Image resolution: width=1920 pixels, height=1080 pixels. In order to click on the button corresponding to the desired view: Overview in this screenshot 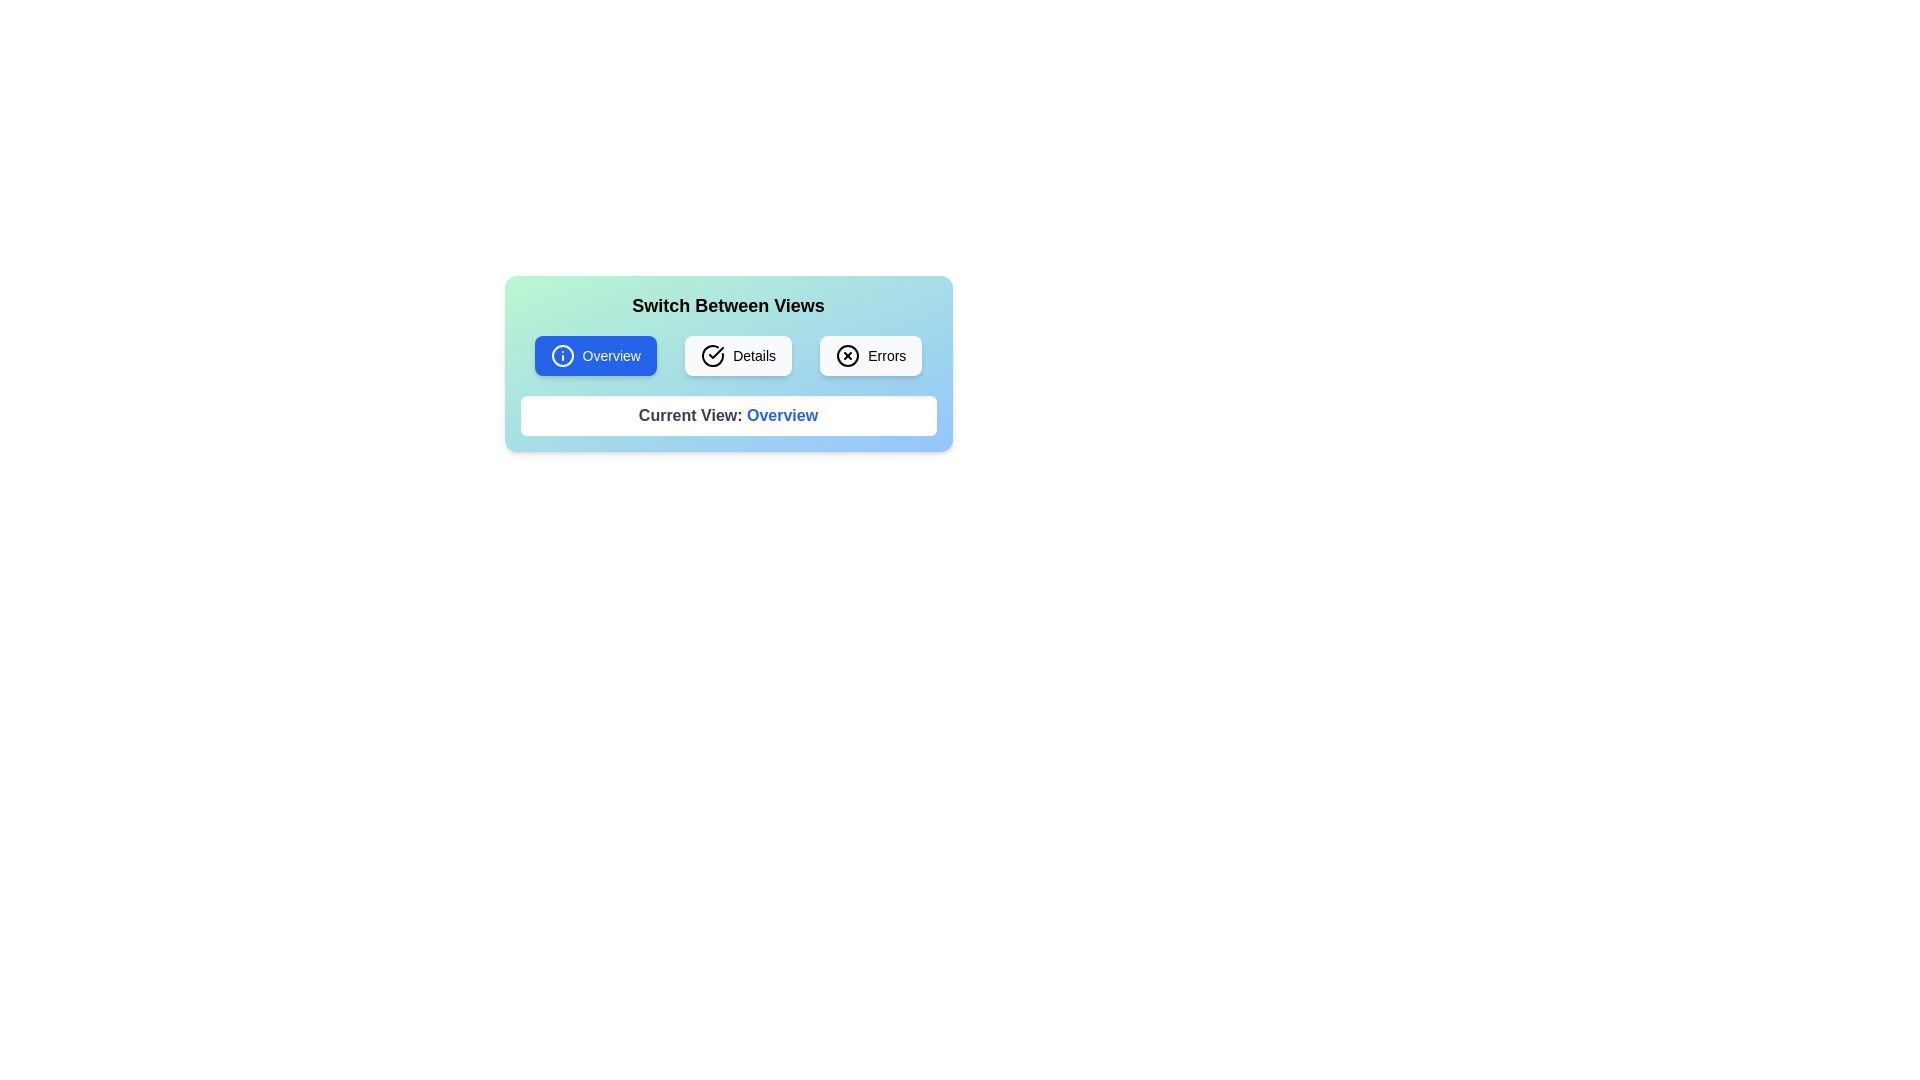, I will do `click(594, 354)`.